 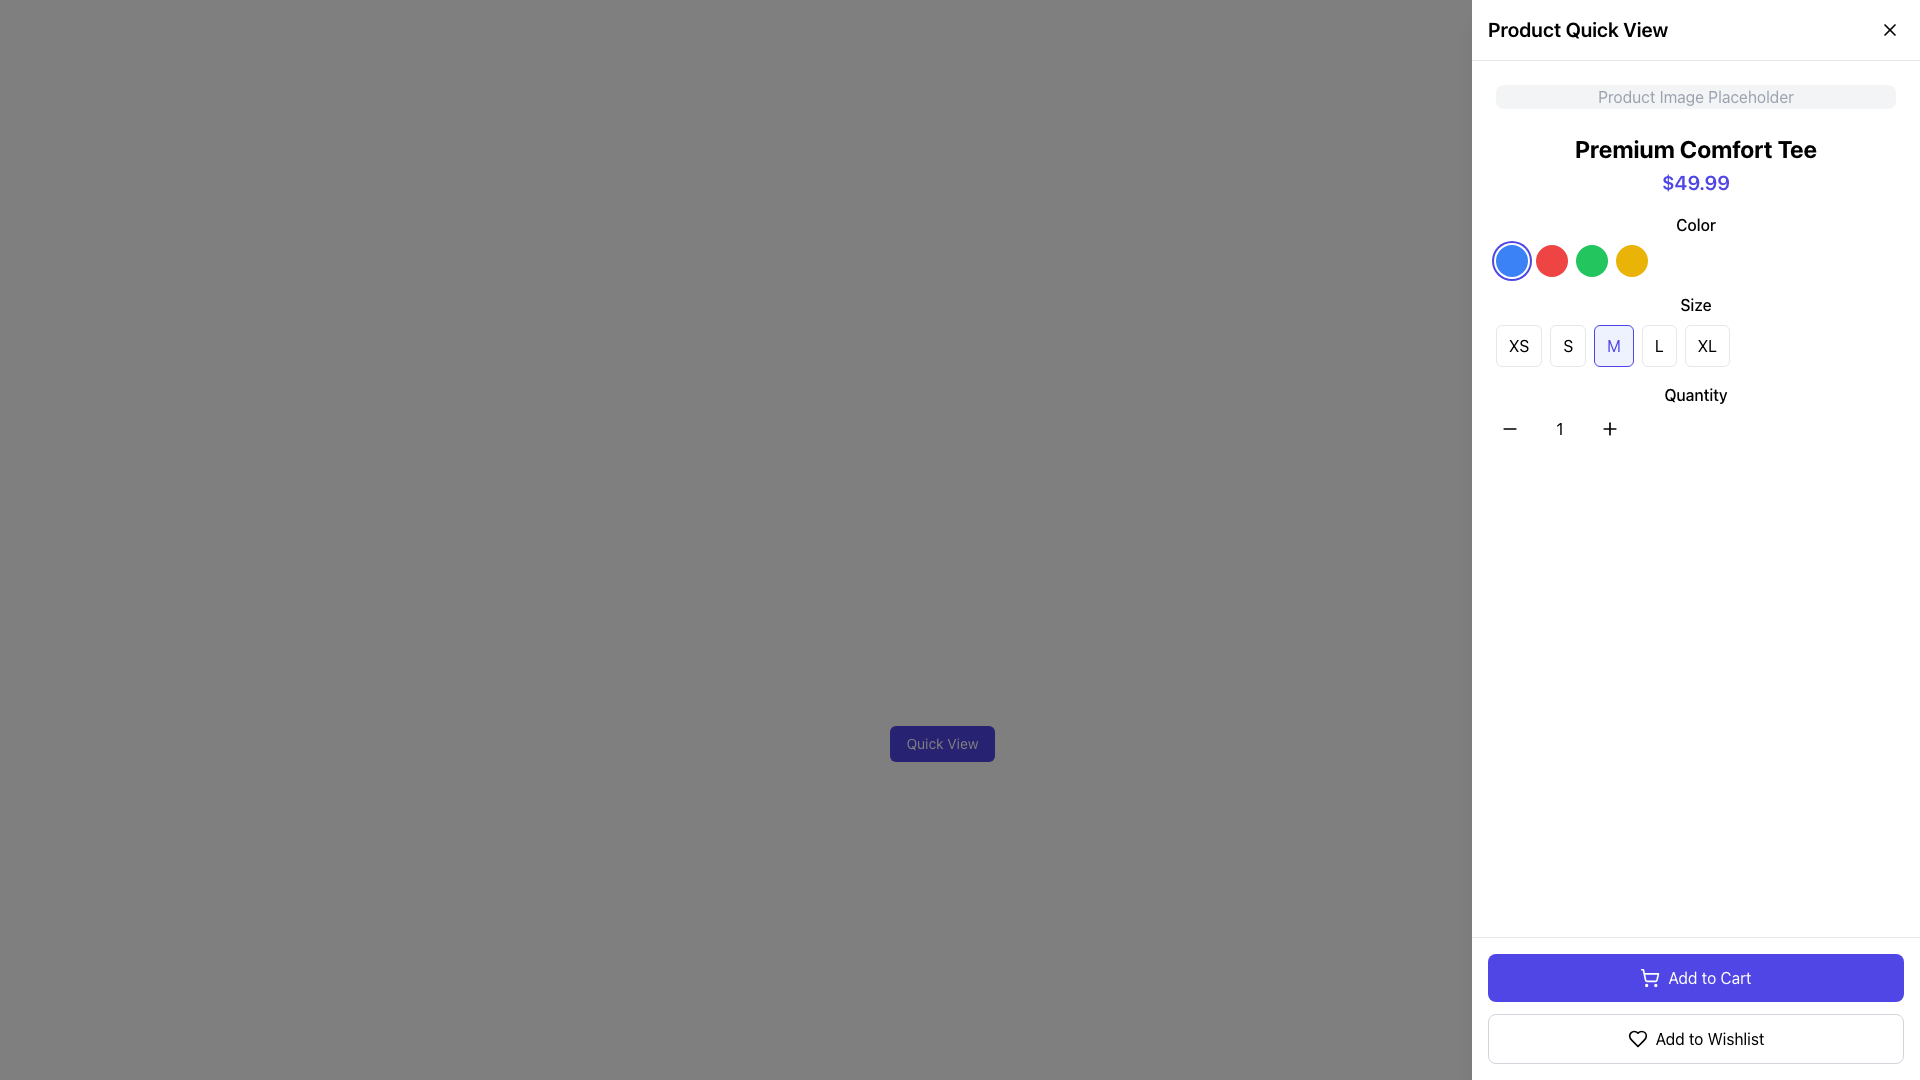 What do you see at coordinates (1550, 260) in the screenshot?
I see `the second circular button for selecting red color, located under the 'Color' text` at bounding box center [1550, 260].